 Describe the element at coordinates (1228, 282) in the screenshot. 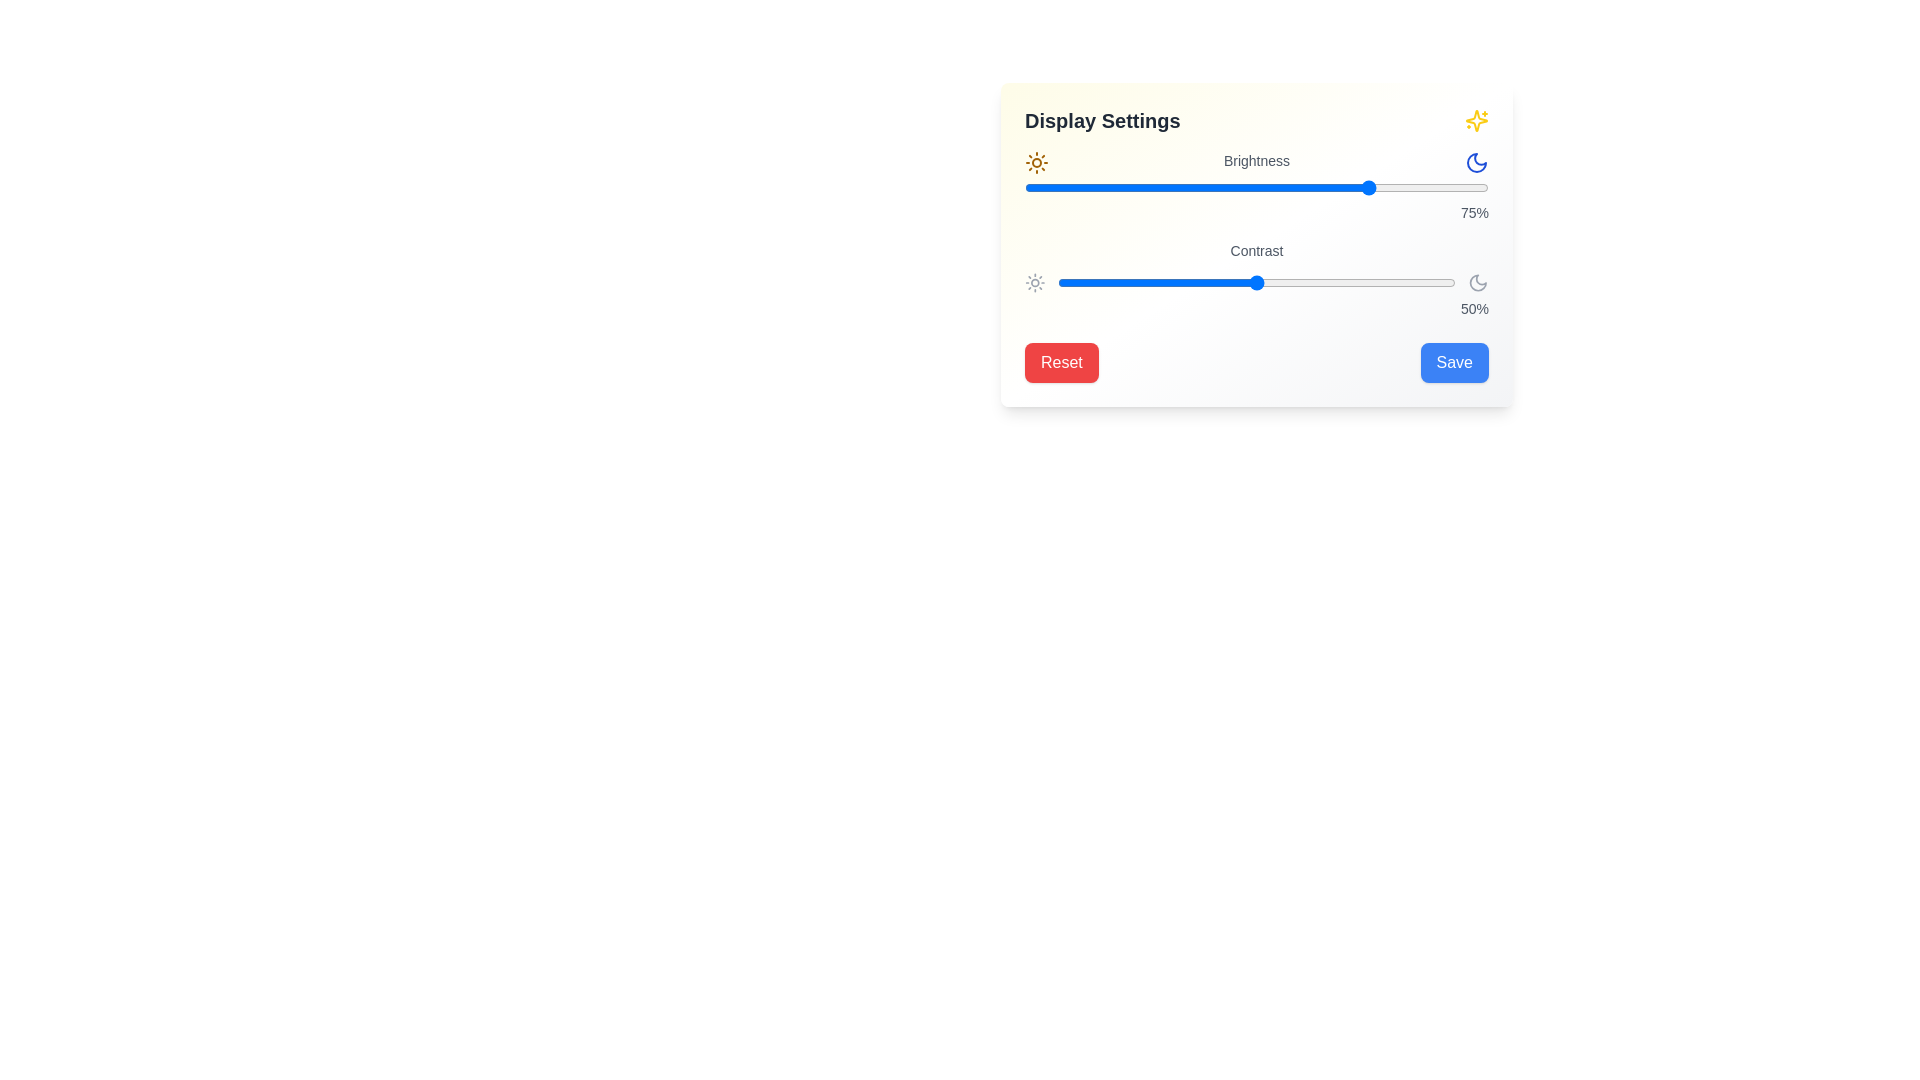

I see `contrast` at that location.